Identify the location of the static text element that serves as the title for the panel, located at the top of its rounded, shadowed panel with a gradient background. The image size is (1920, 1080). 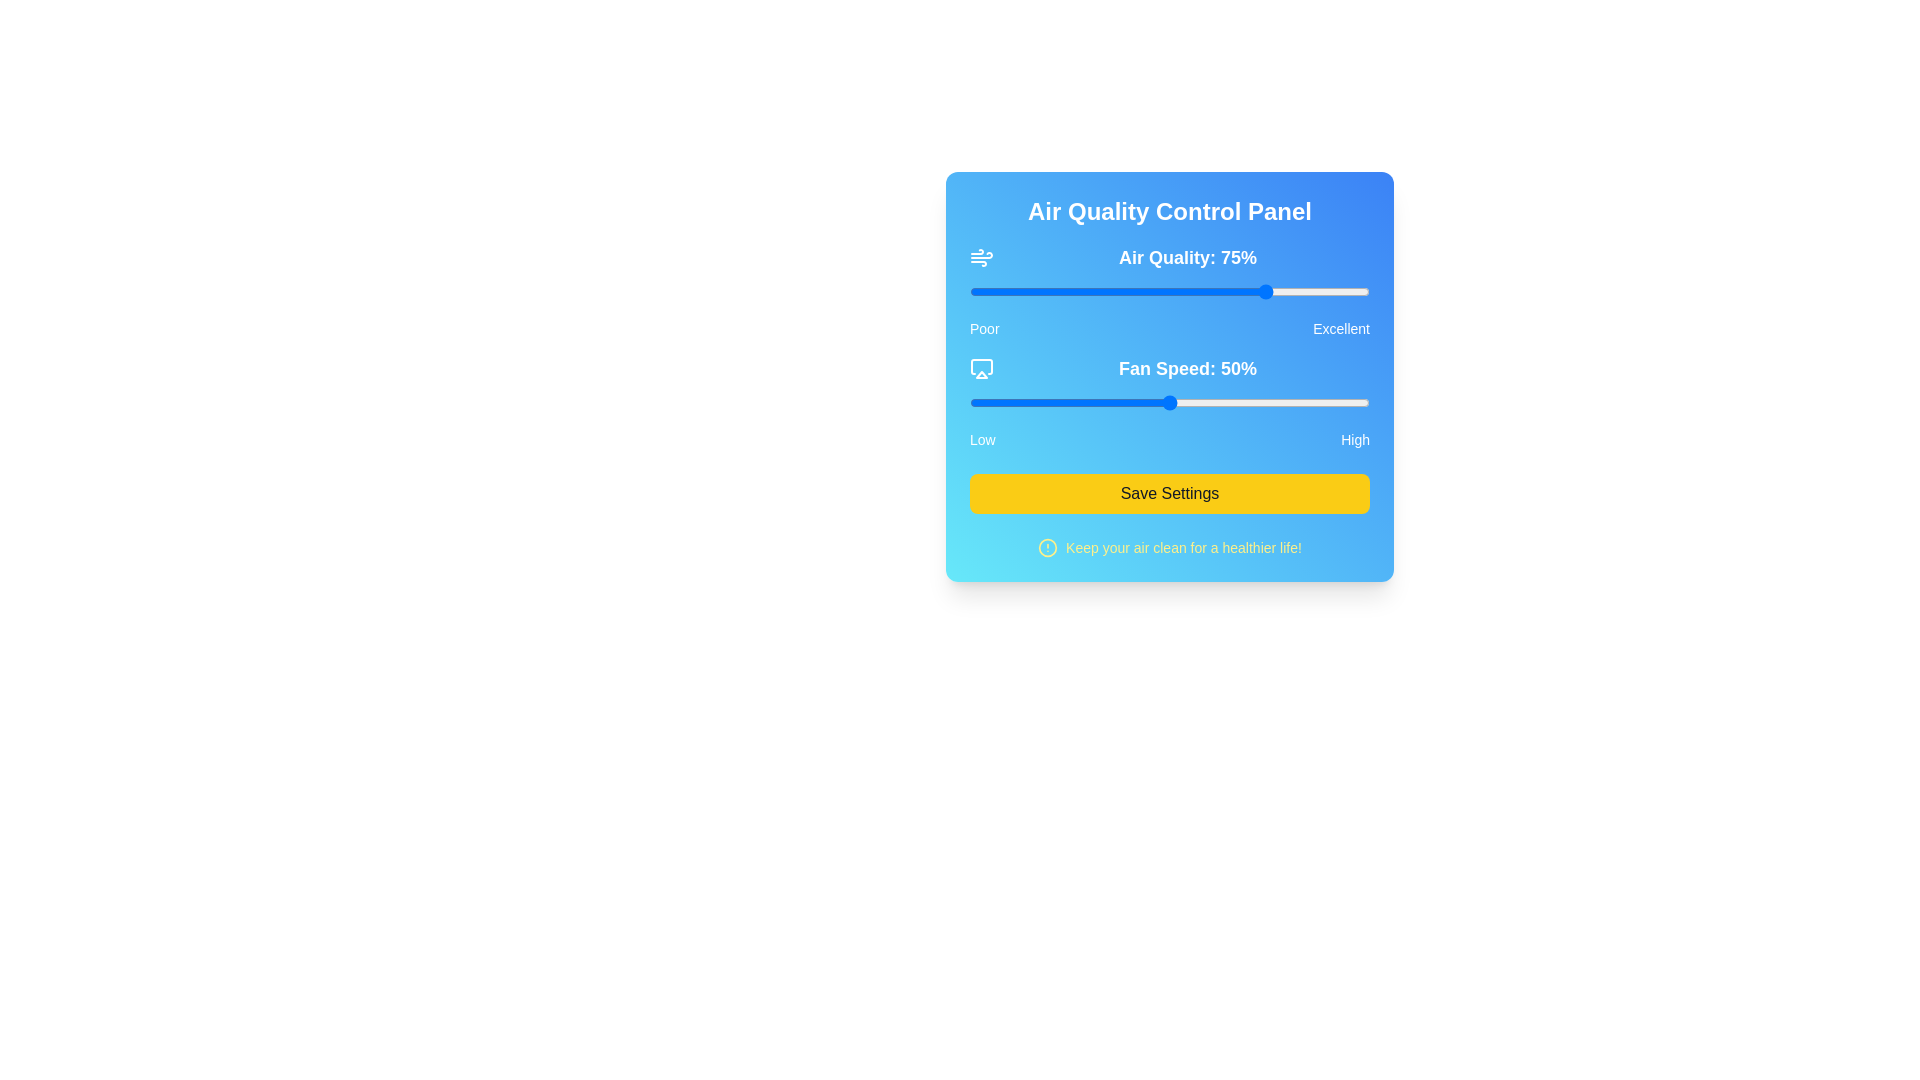
(1170, 212).